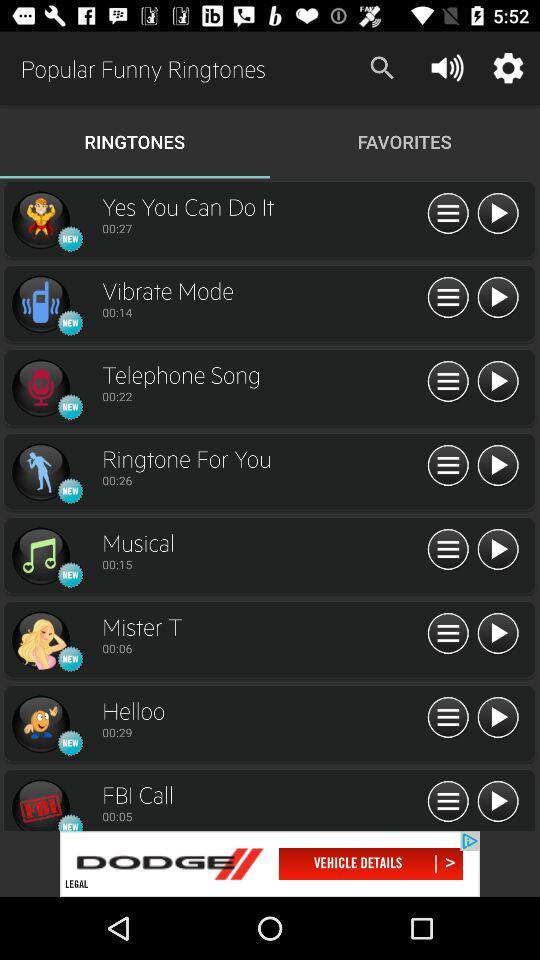 Image resolution: width=540 pixels, height=960 pixels. What do you see at coordinates (496, 550) in the screenshot?
I see `start button` at bounding box center [496, 550].